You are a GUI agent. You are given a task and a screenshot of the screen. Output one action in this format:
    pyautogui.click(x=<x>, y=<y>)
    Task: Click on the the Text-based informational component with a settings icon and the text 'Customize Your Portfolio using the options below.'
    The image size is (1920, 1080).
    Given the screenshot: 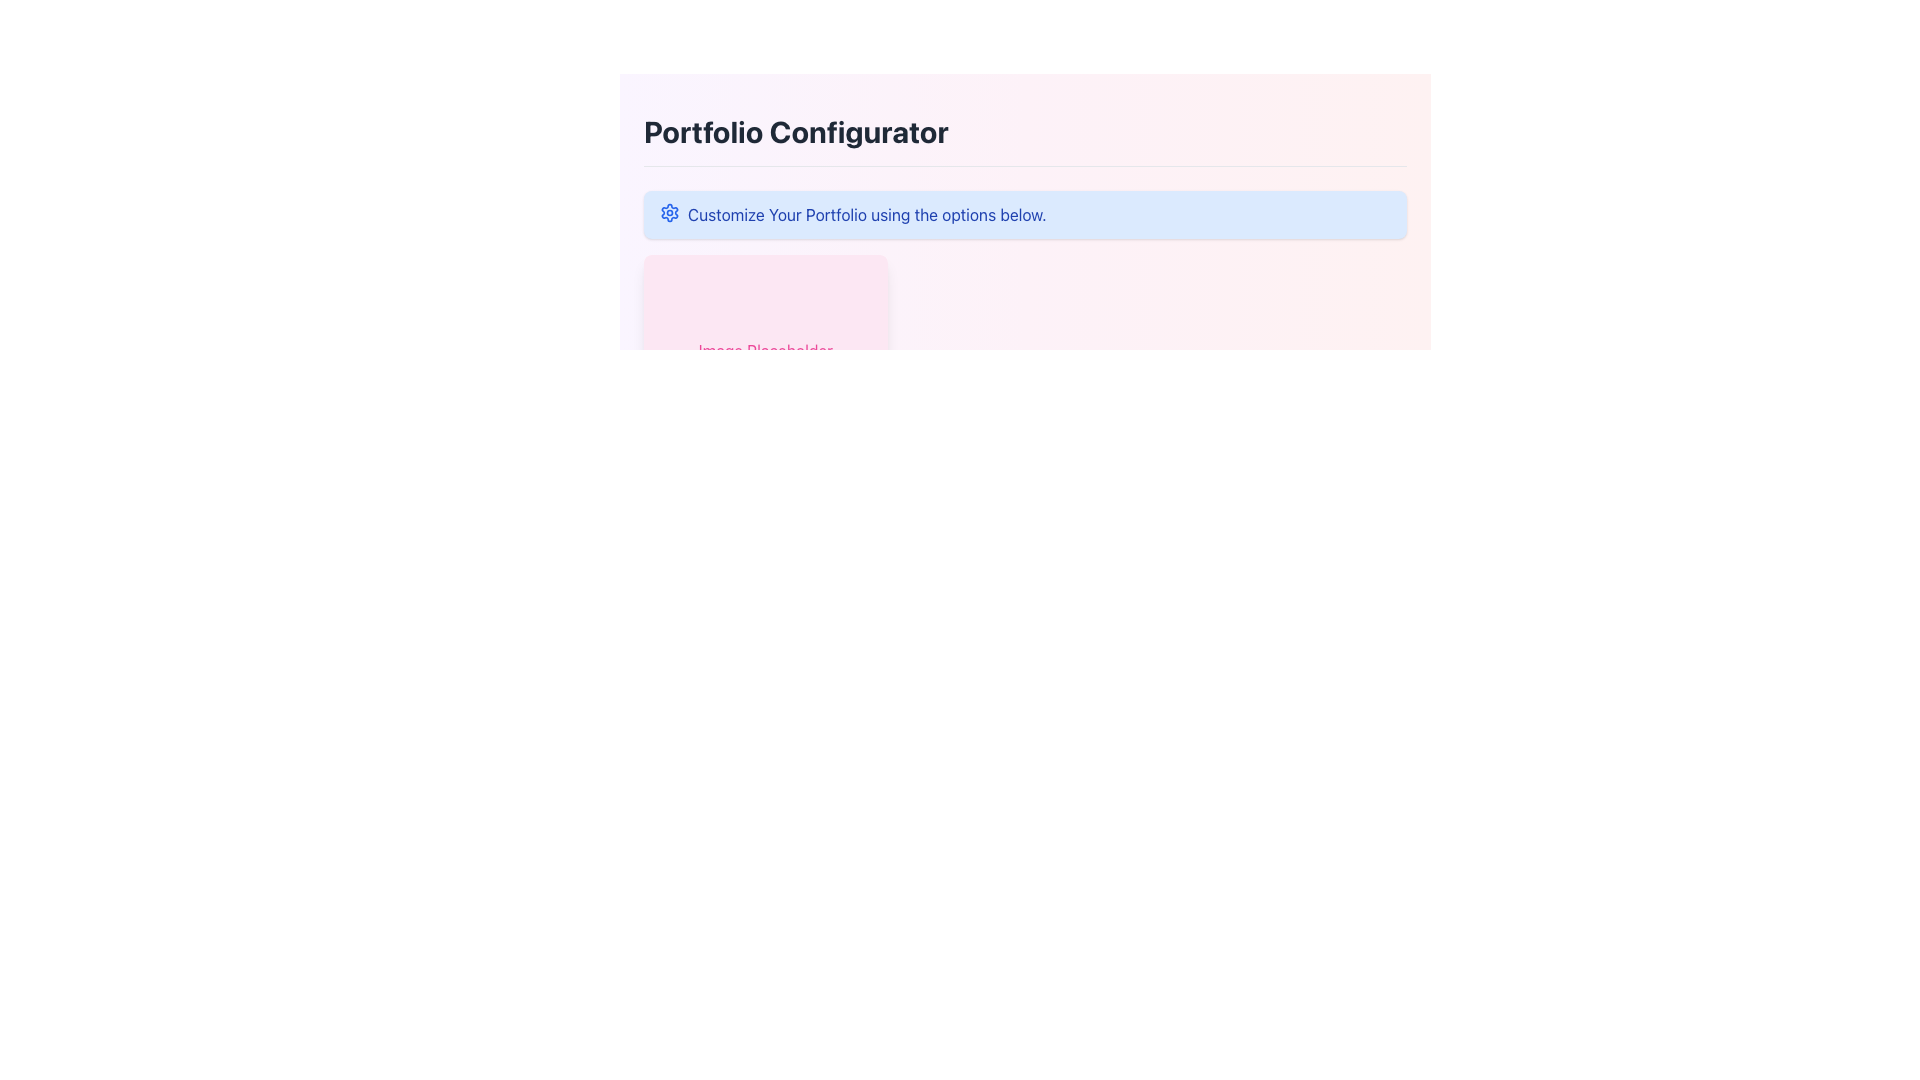 What is the action you would take?
    pyautogui.click(x=1025, y=215)
    